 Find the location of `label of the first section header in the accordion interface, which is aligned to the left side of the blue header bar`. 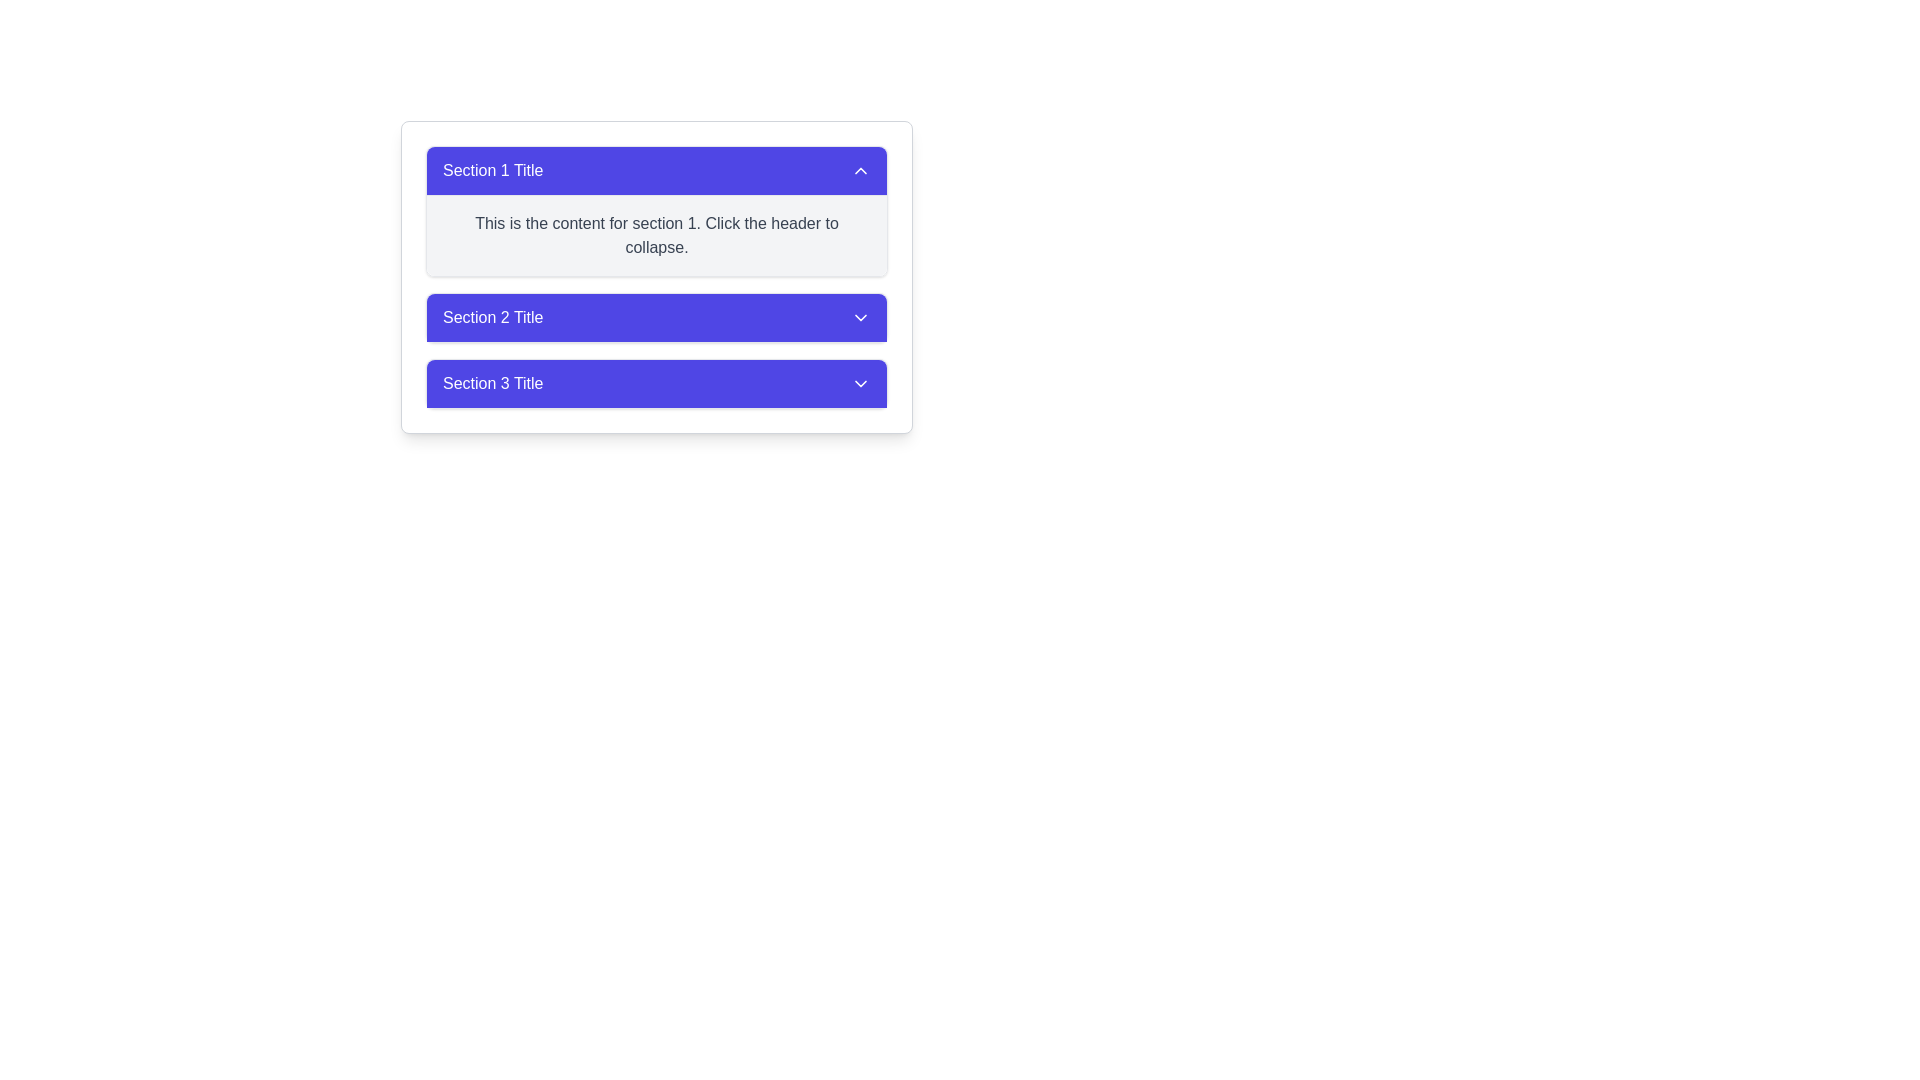

label of the first section header in the accordion interface, which is aligned to the left side of the blue header bar is located at coordinates (493, 169).